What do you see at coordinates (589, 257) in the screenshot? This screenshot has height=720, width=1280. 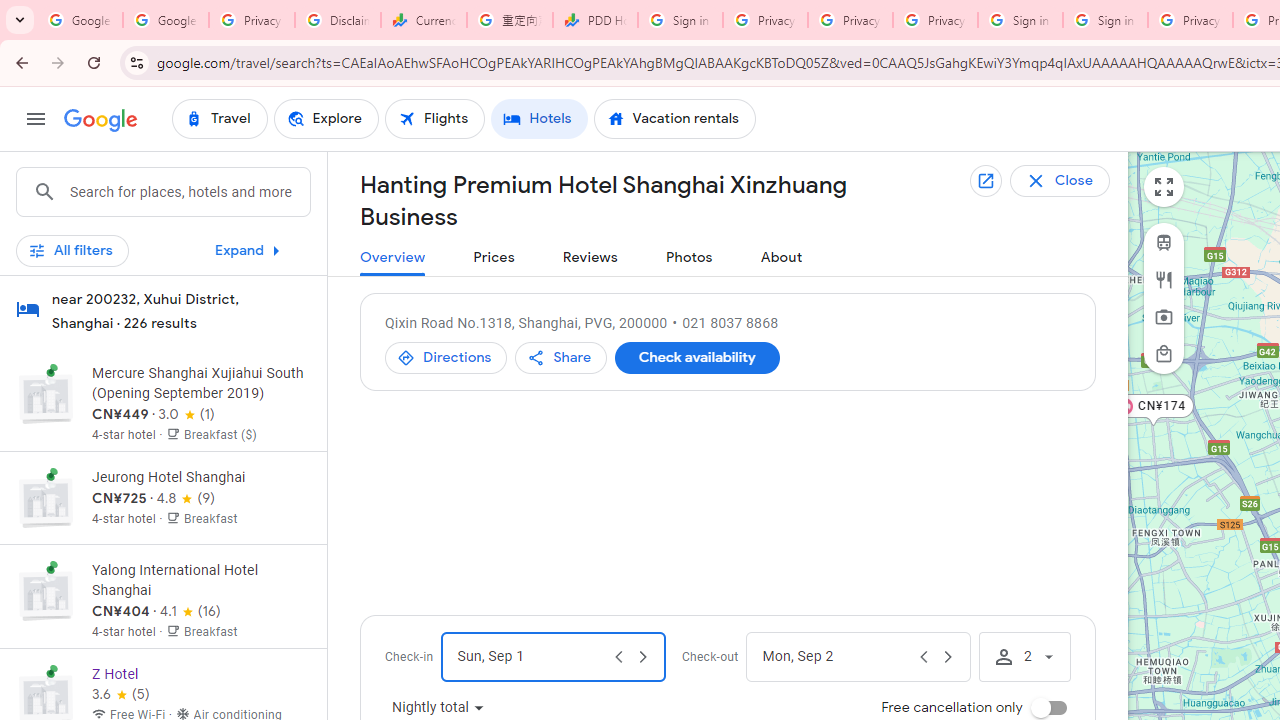 I see `'Reviews'` at bounding box center [589, 257].